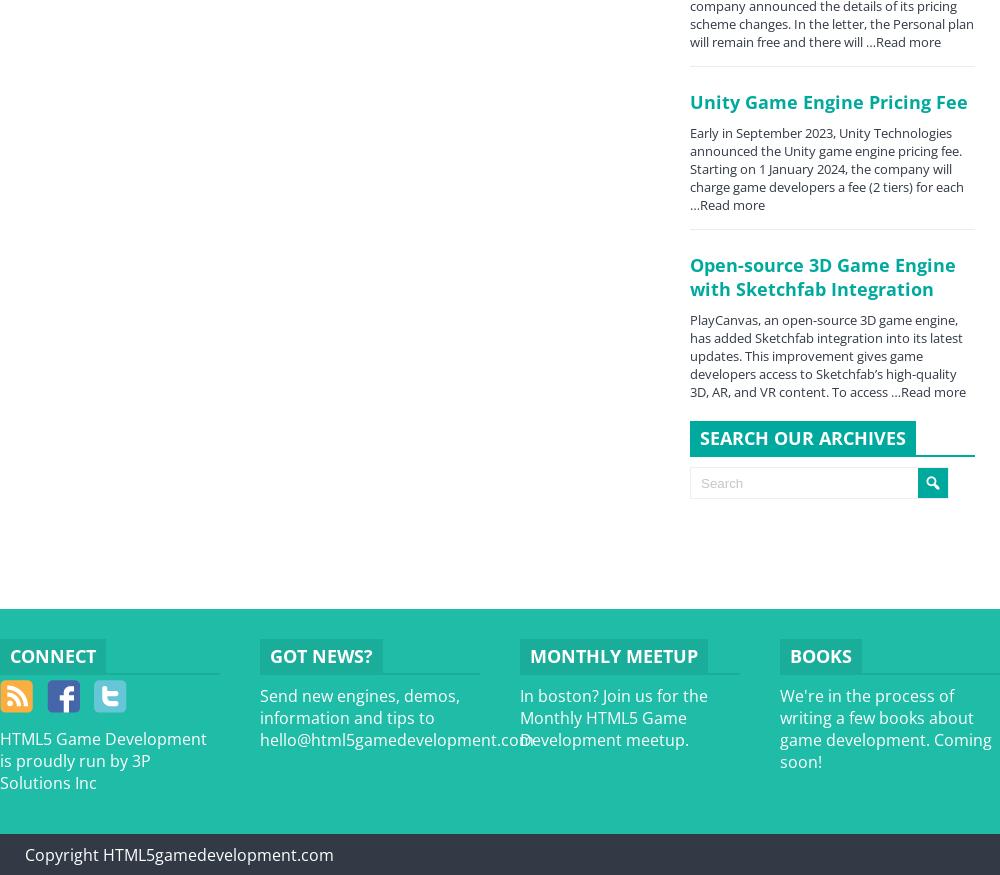  Describe the element at coordinates (828, 102) in the screenshot. I see `'Unity Game Engine Pricing Fee'` at that location.